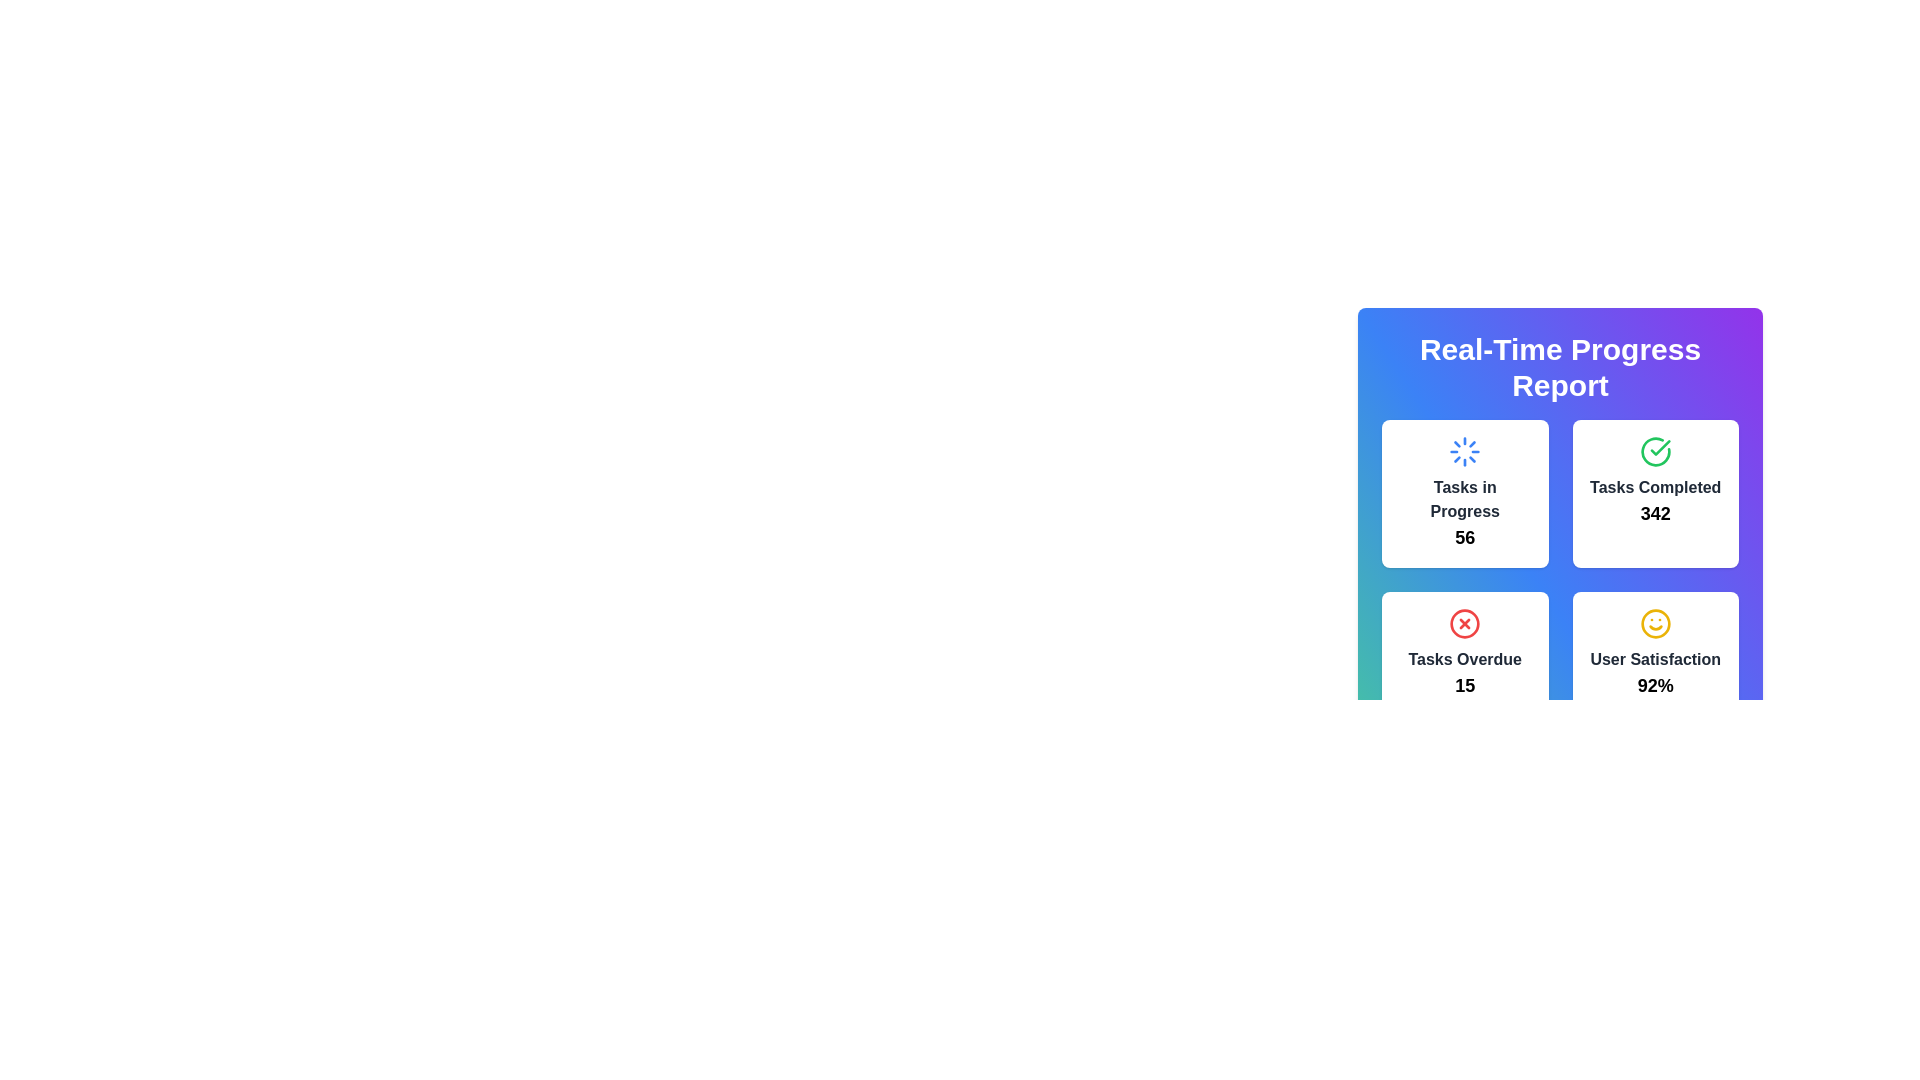  What do you see at coordinates (1465, 499) in the screenshot?
I see `the text label that displays 'Tasks in Progress', which is prominently styled in a bold font and located at the center of the upper-left card in a grid of four cards` at bounding box center [1465, 499].